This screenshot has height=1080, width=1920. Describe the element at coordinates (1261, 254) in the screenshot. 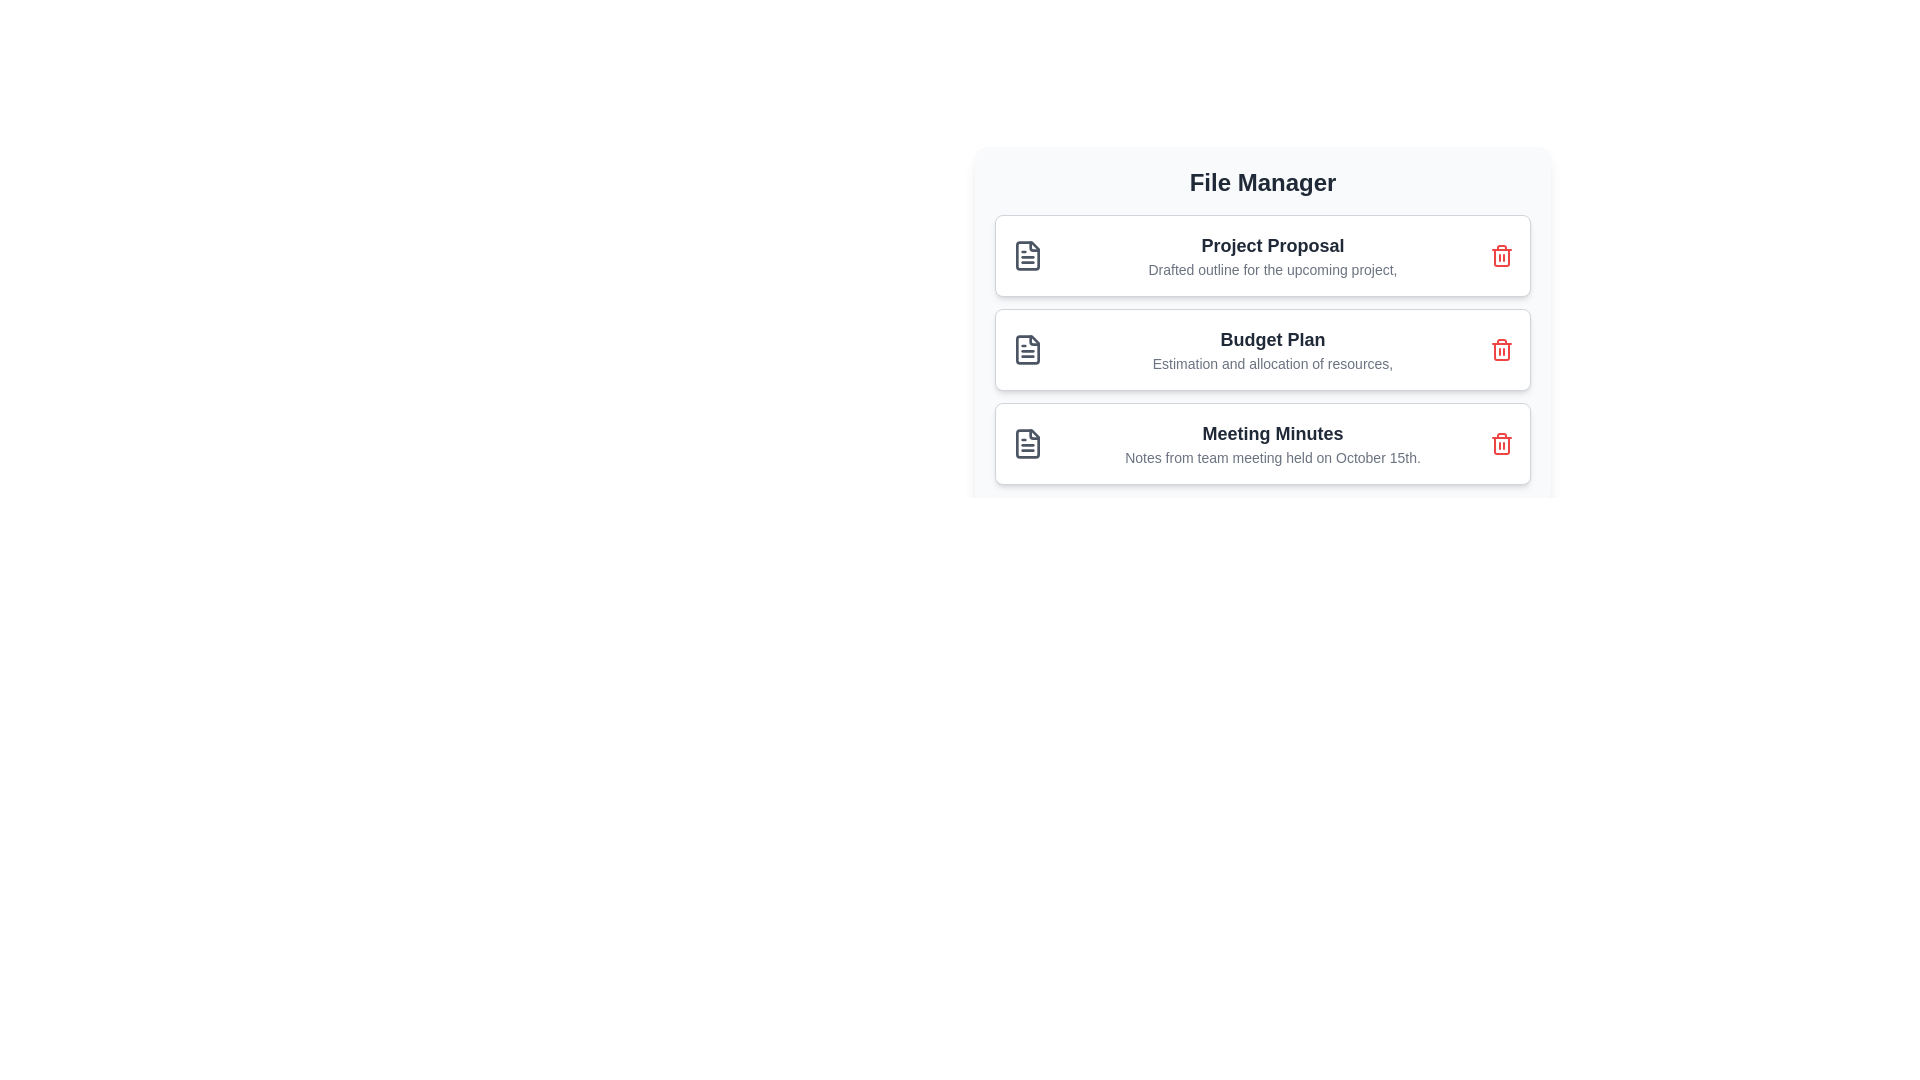

I see `the item Project Proposal from the list` at that location.